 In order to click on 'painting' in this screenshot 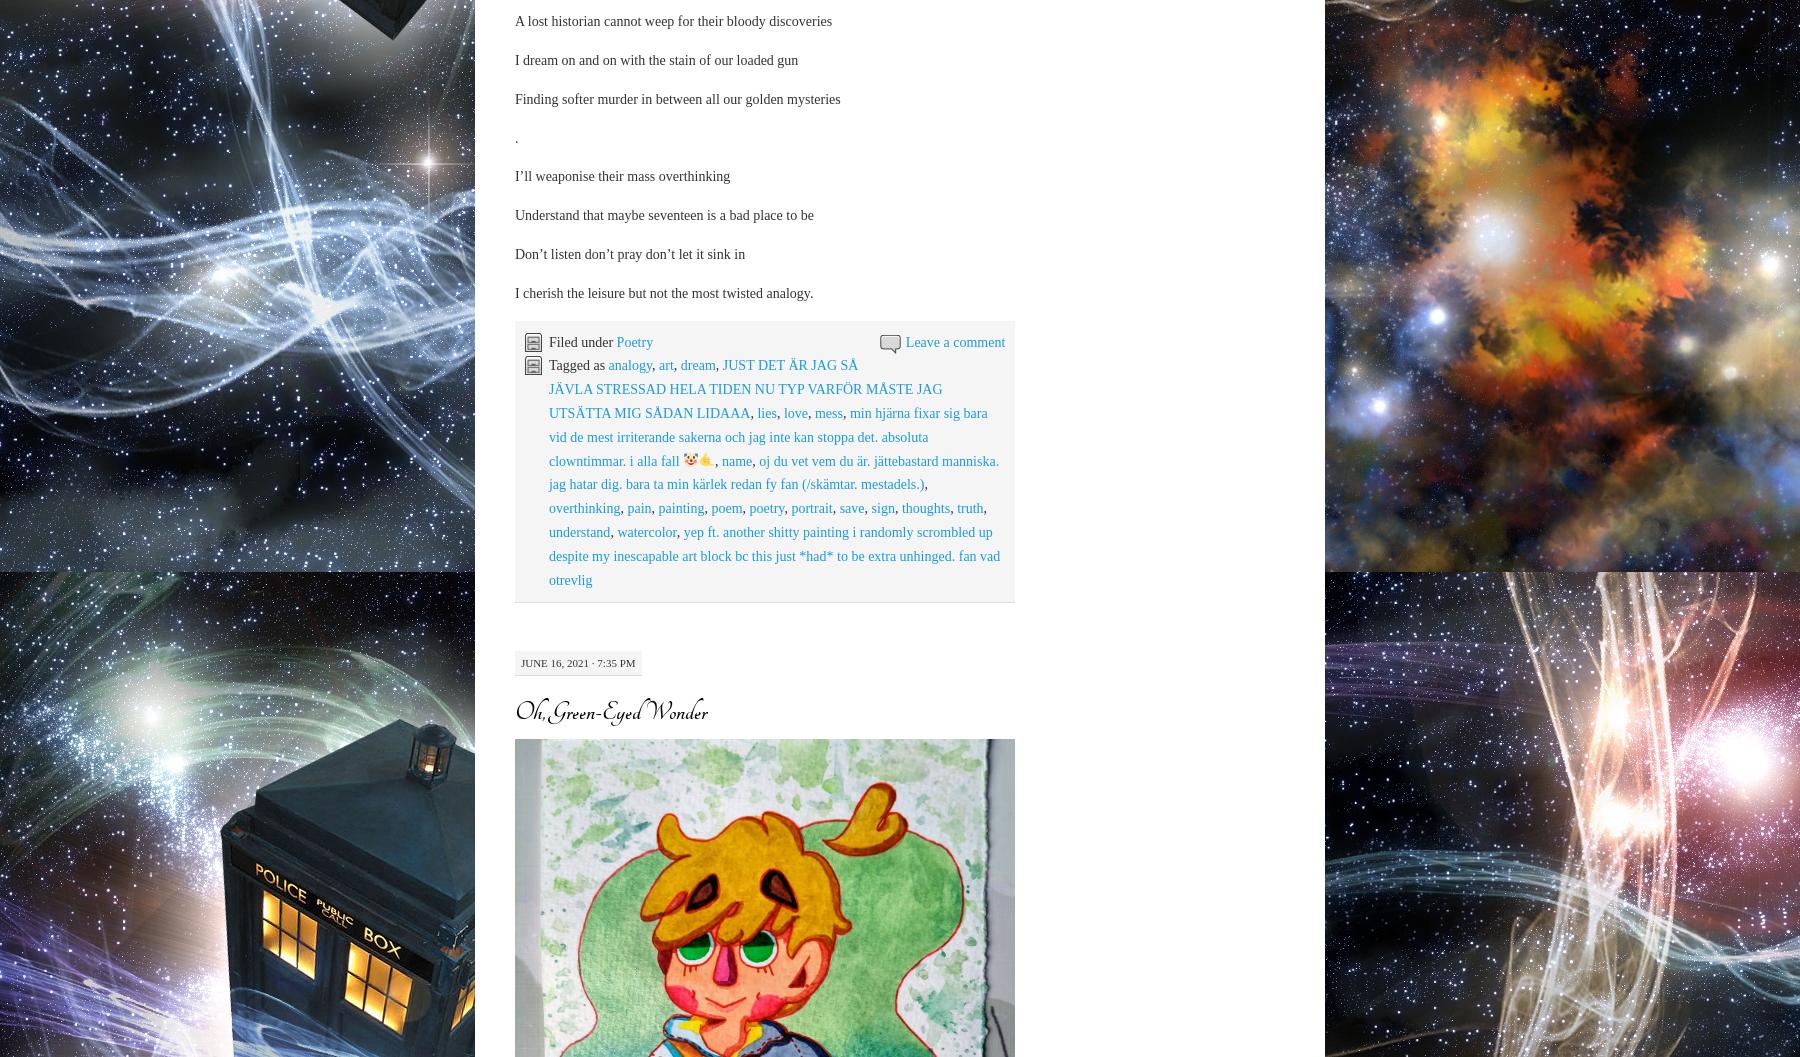, I will do `click(679, 508)`.